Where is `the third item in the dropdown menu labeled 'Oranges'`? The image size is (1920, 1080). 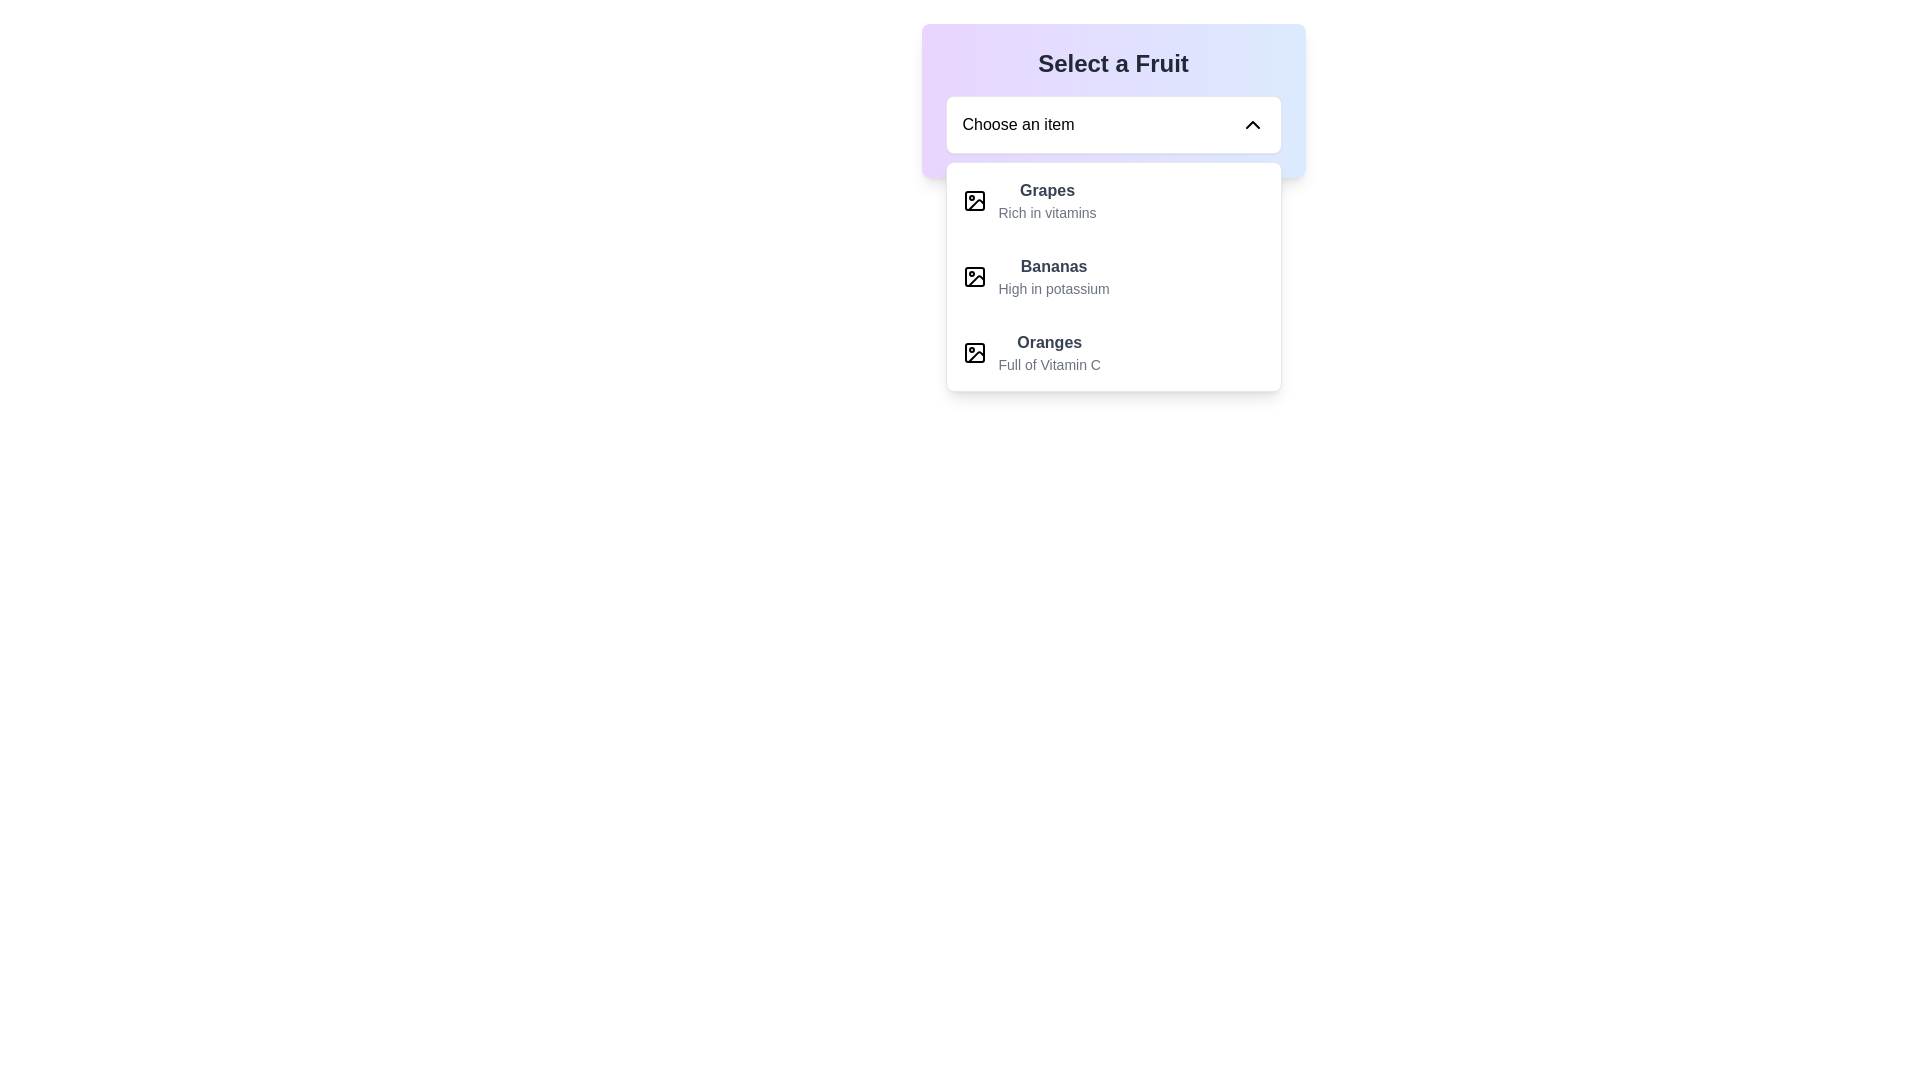 the third item in the dropdown menu labeled 'Oranges' is located at coordinates (1048, 352).